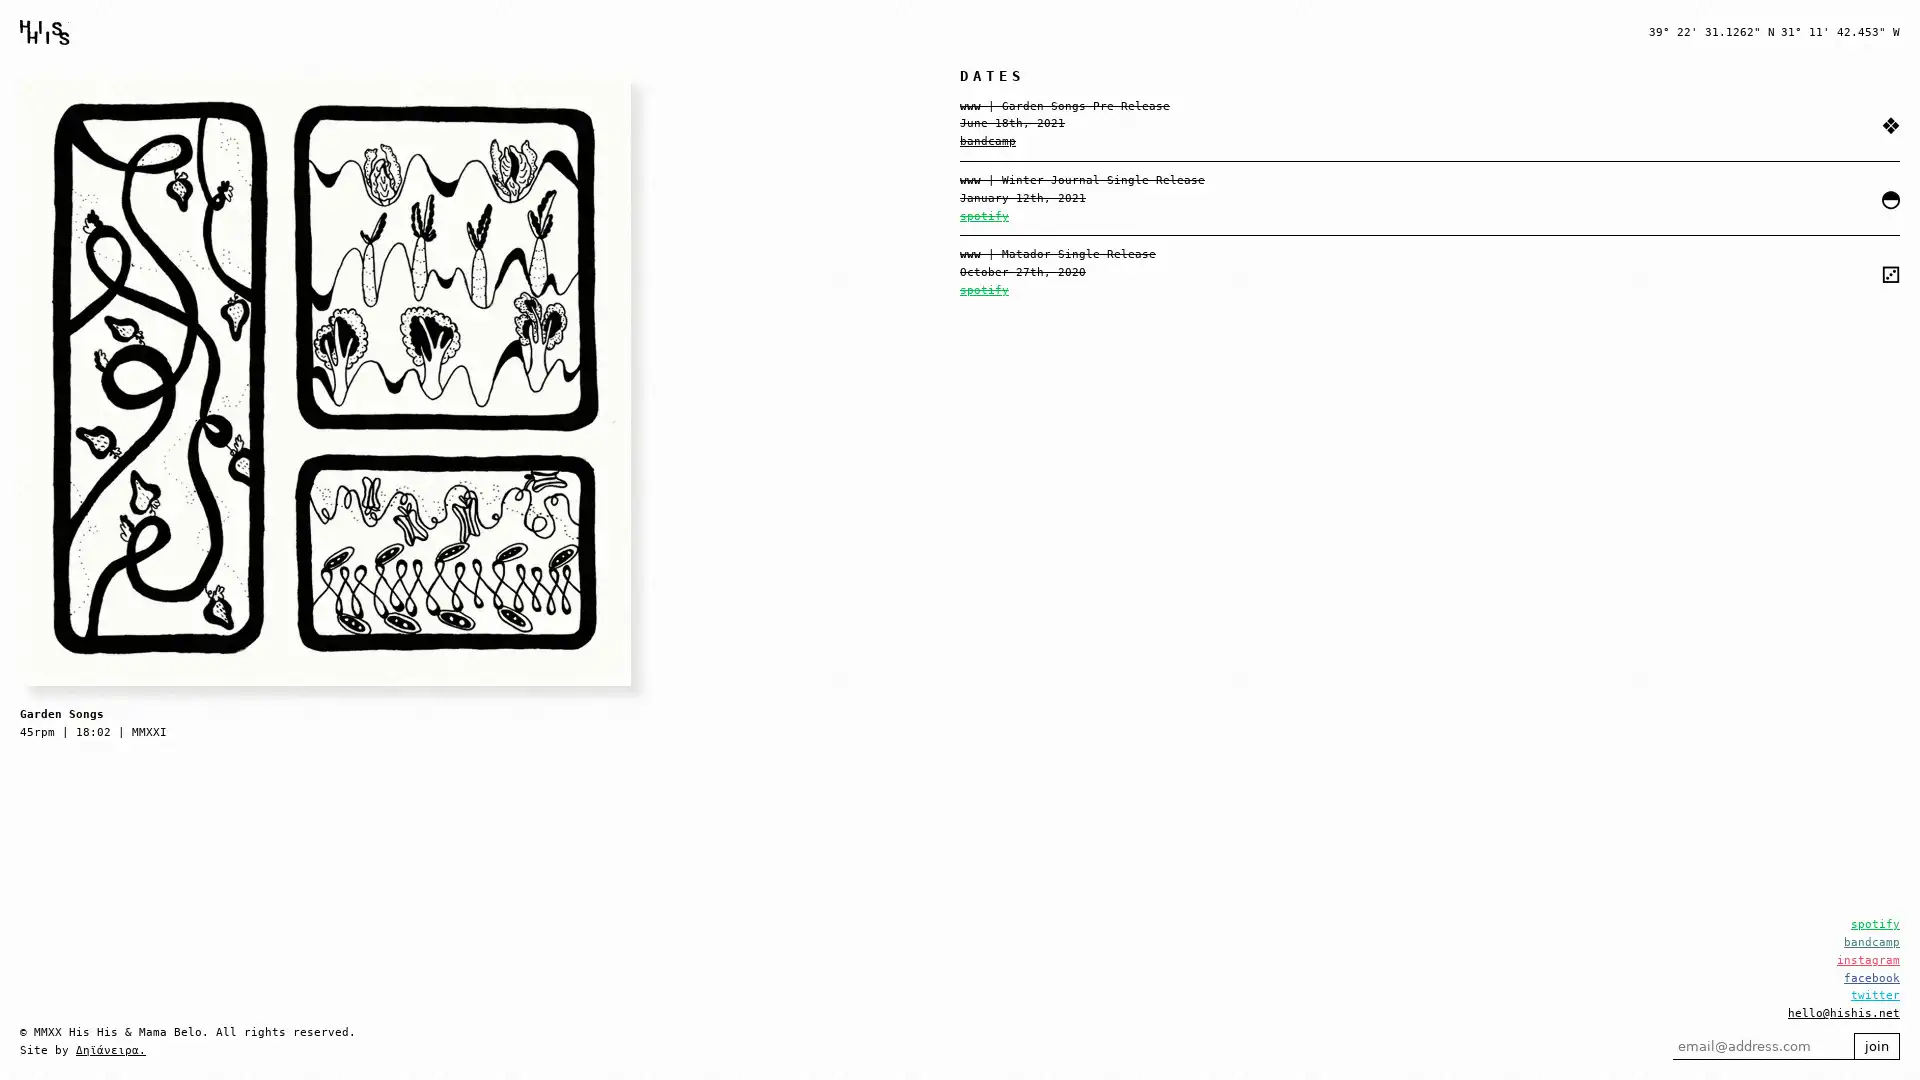 The width and height of the screenshot is (1920, 1080). Describe the element at coordinates (1776, 985) in the screenshot. I see `join` at that location.